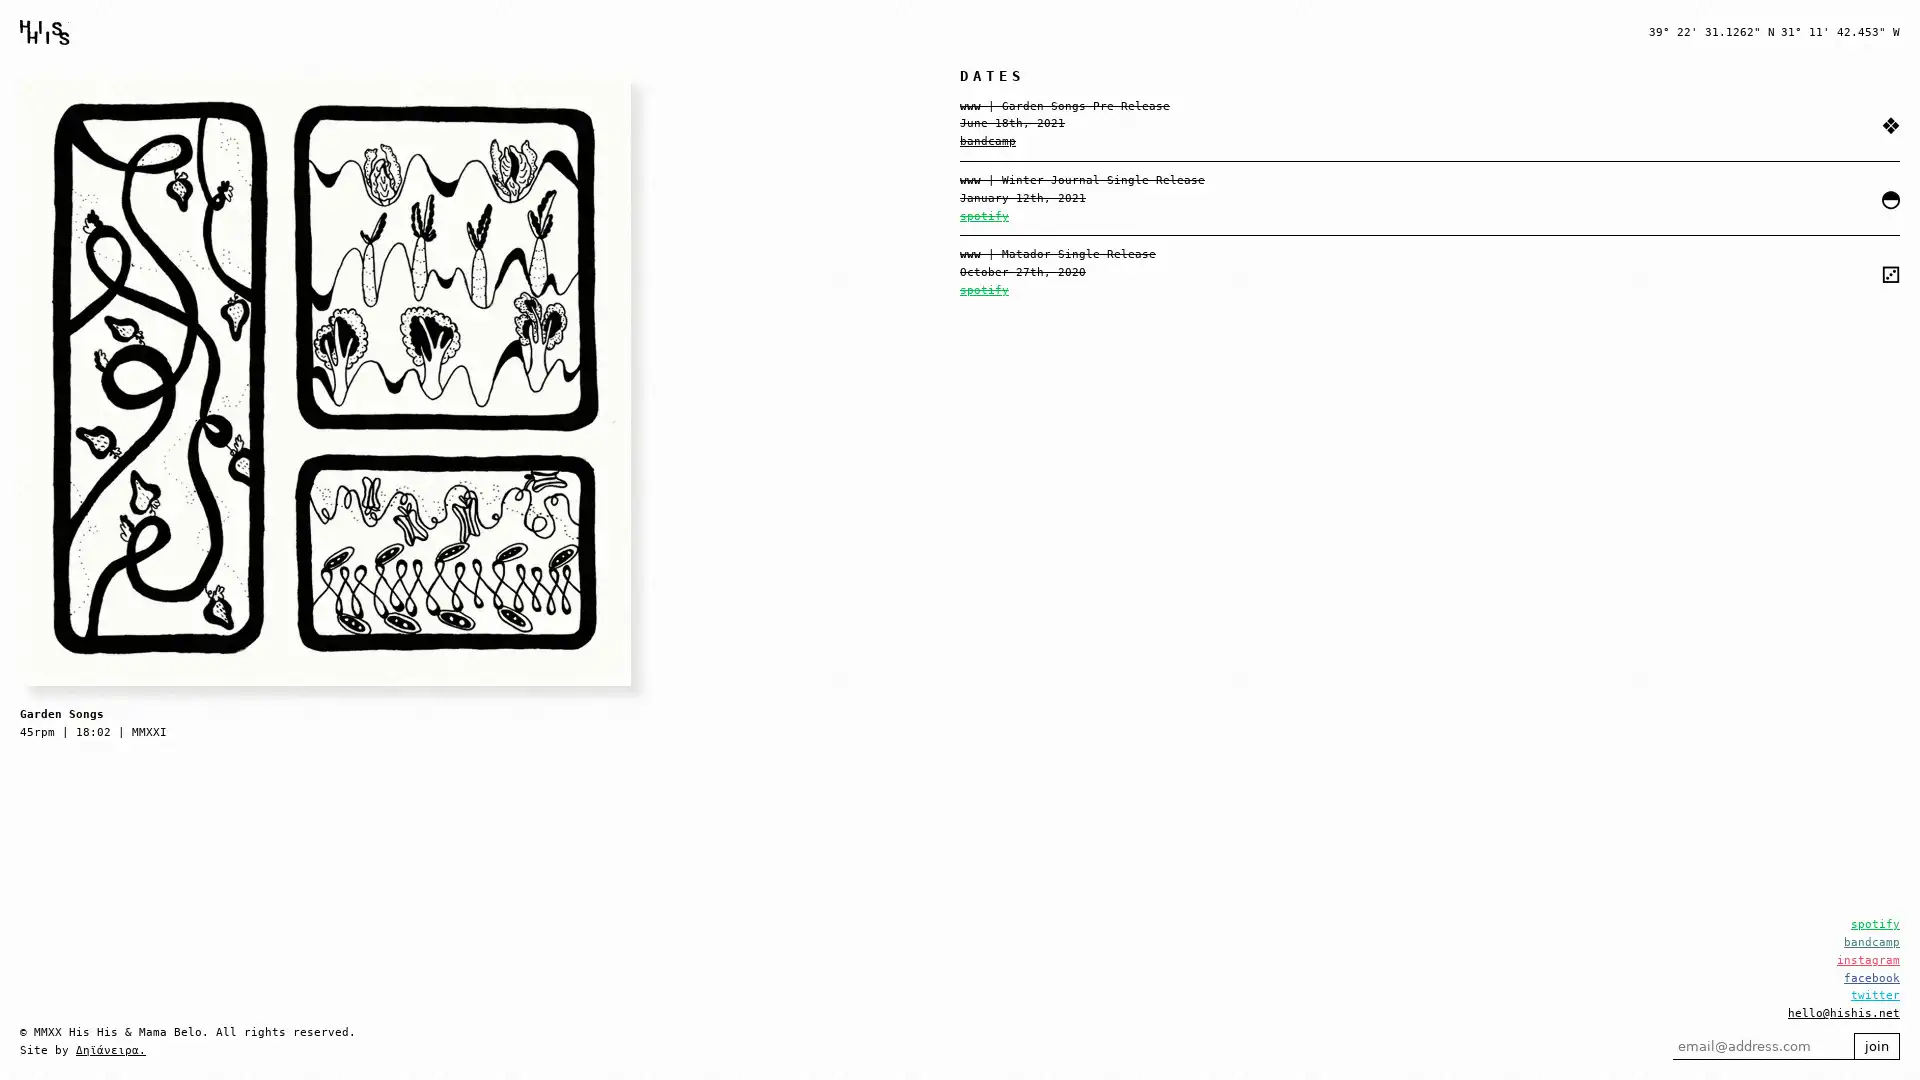 The width and height of the screenshot is (1920, 1080). Describe the element at coordinates (1776, 985) in the screenshot. I see `join` at that location.